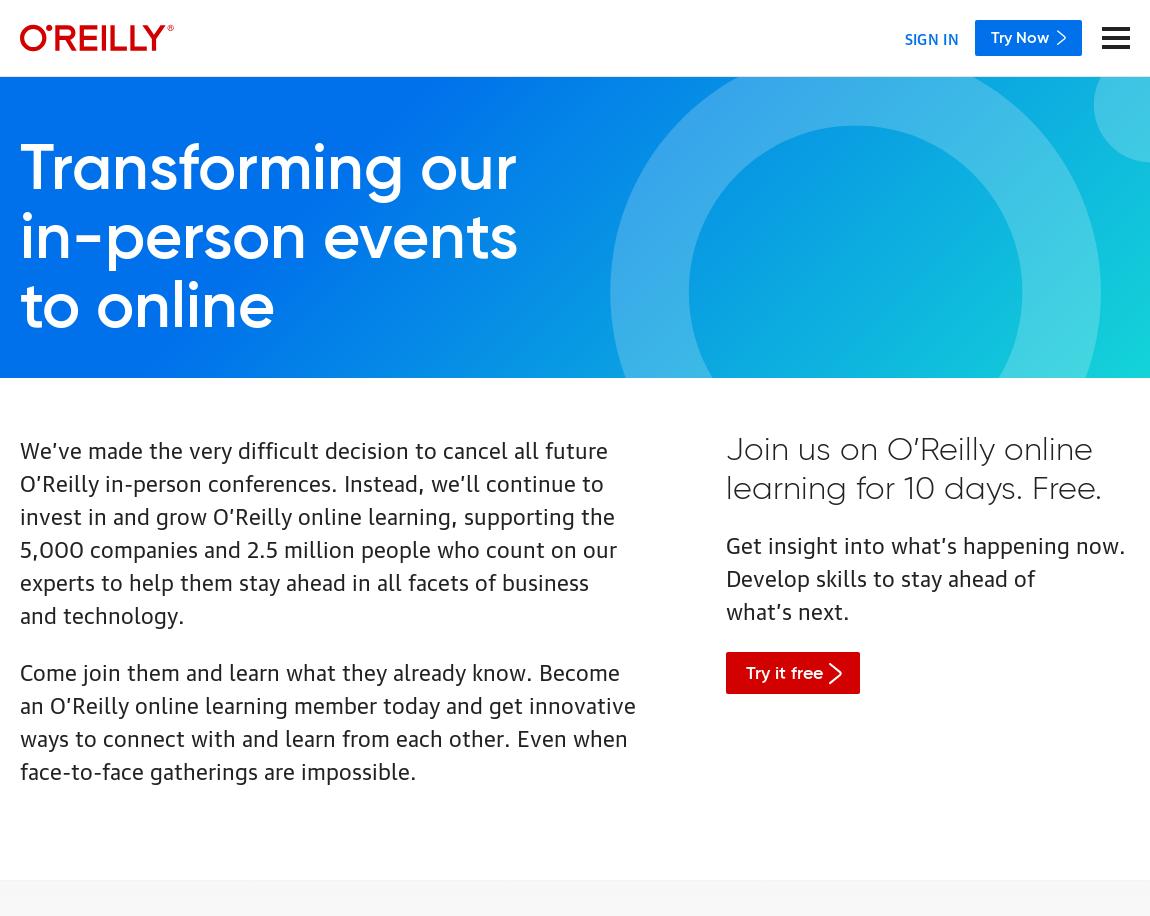 Image resolution: width=1150 pixels, height=916 pixels. I want to click on 'in-person', so click(162, 239).